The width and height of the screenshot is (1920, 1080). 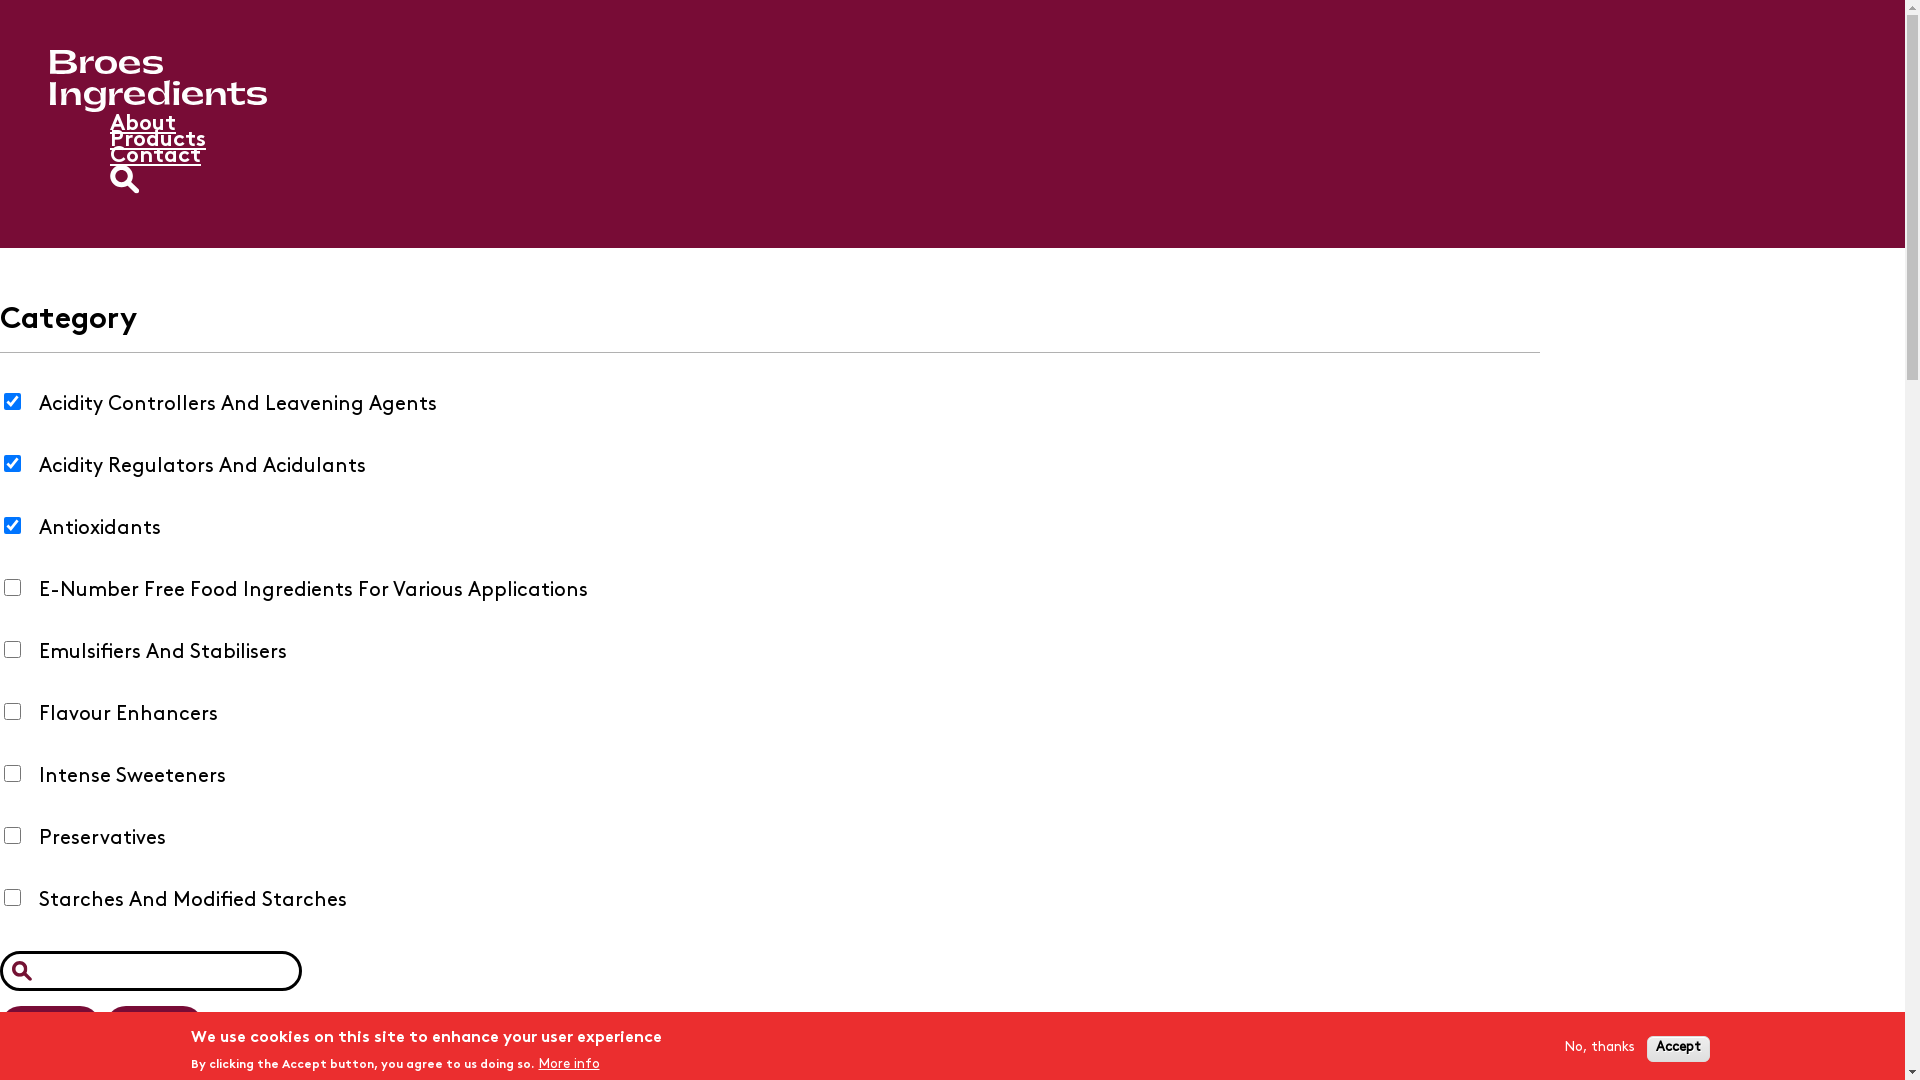 What do you see at coordinates (157, 139) in the screenshot?
I see `'Products'` at bounding box center [157, 139].